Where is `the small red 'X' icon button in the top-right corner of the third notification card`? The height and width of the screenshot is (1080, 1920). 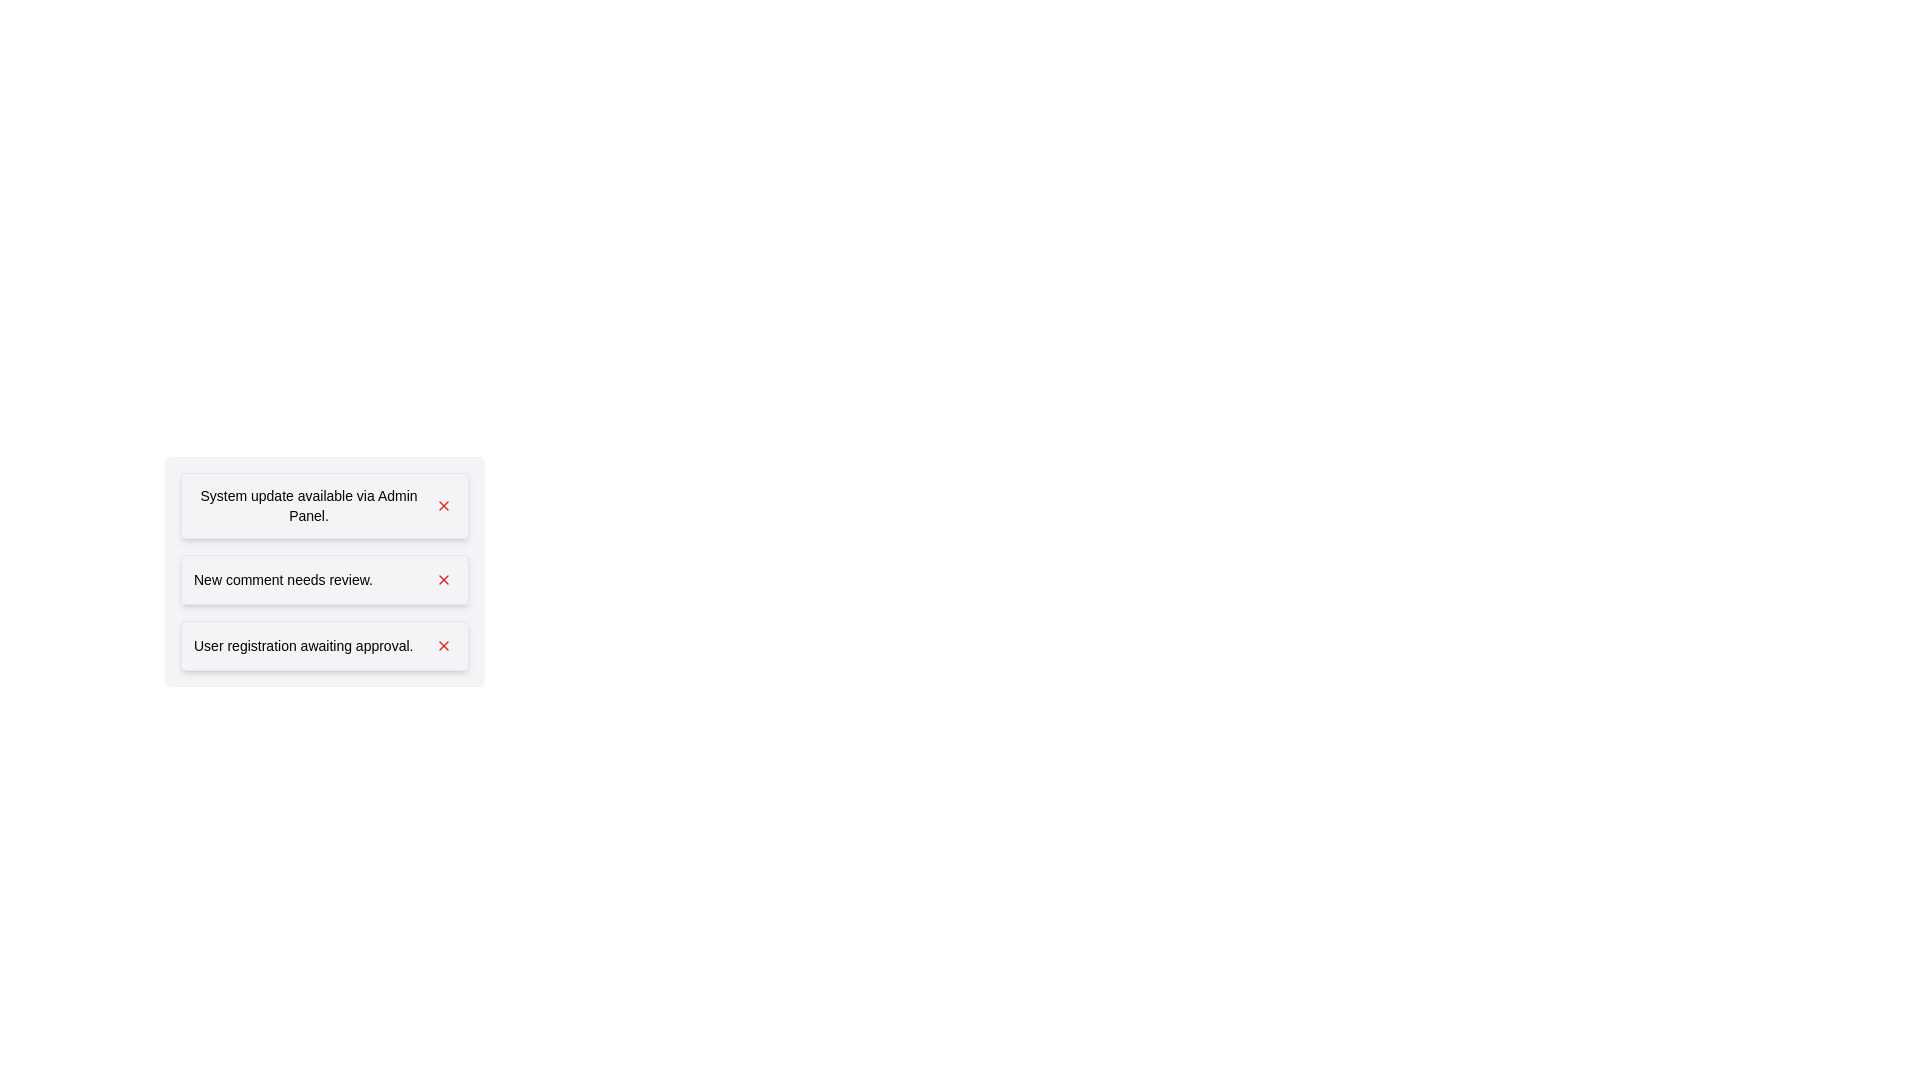 the small red 'X' icon button in the top-right corner of the third notification card is located at coordinates (443, 645).